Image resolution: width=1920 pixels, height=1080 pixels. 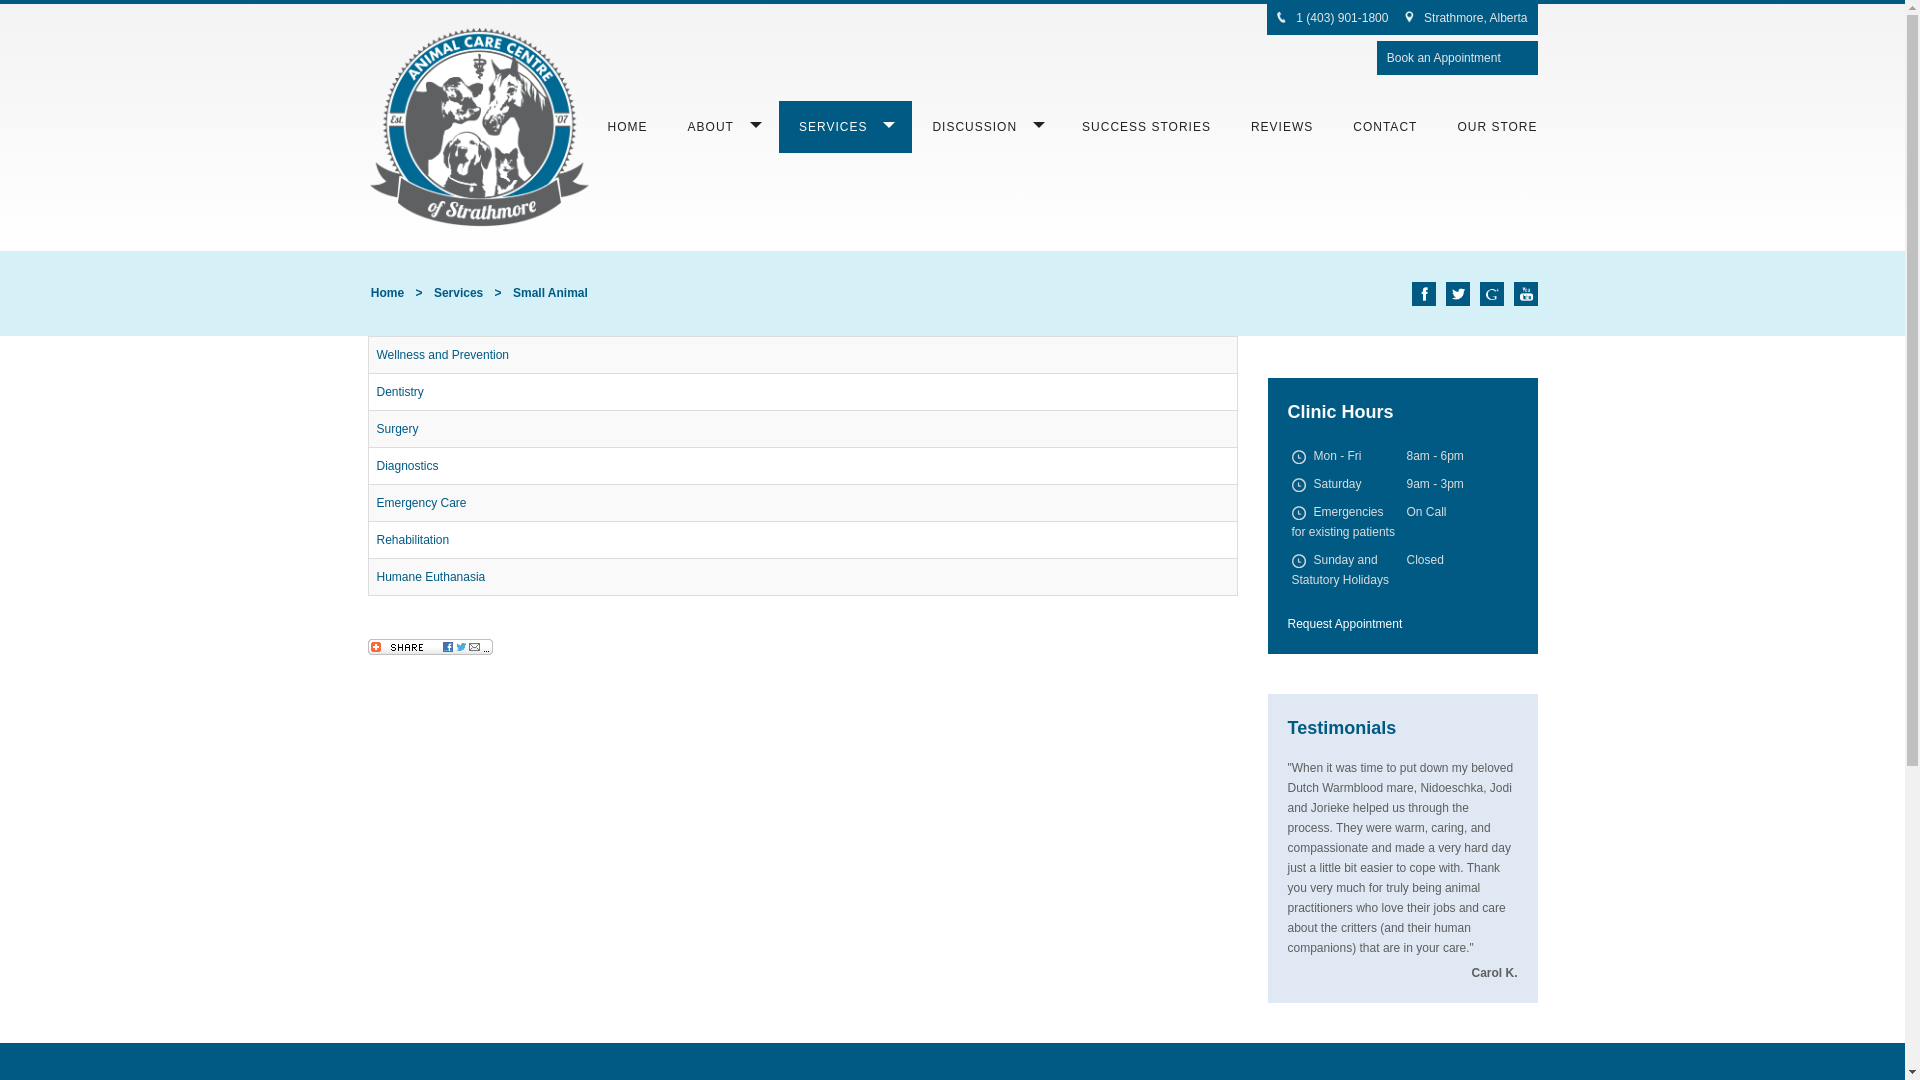 I want to click on 'SERVICES', so click(x=777, y=127).